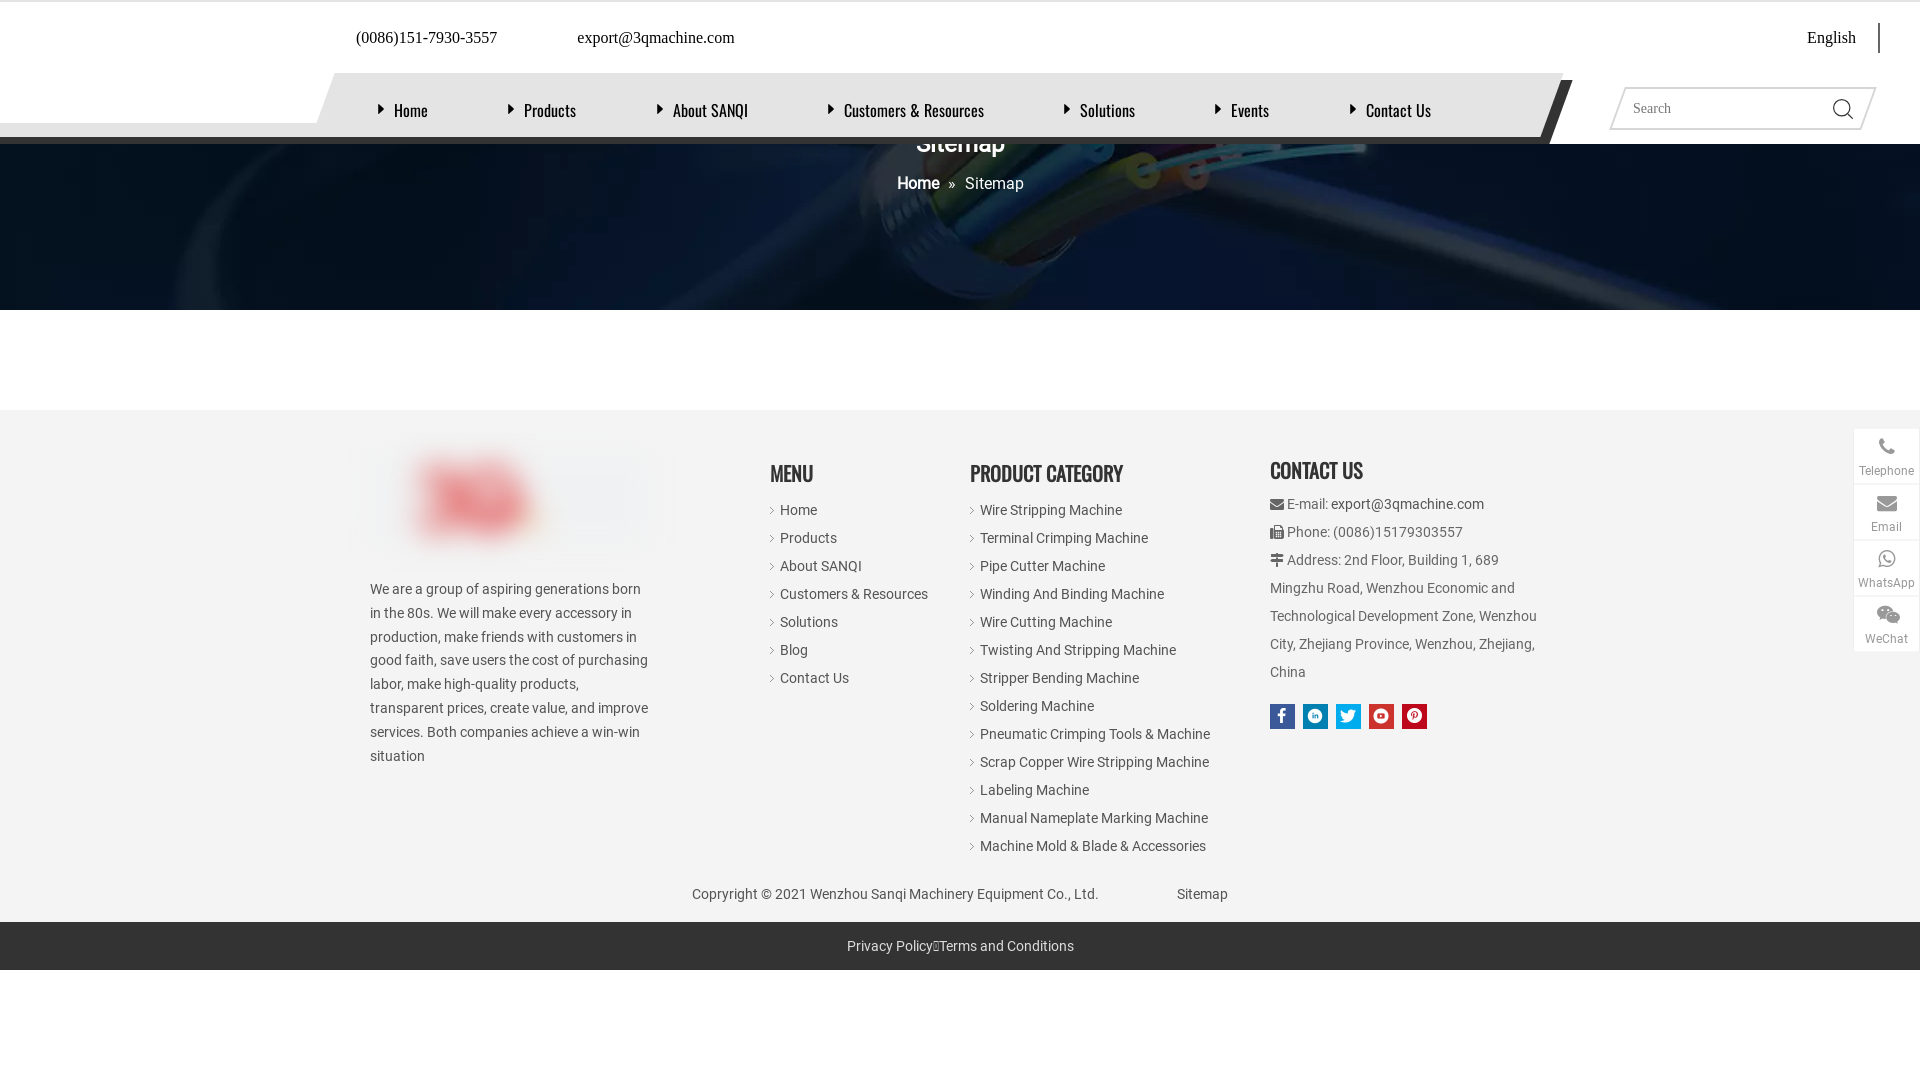  What do you see at coordinates (979, 536) in the screenshot?
I see `'Terminal Crimping Machine'` at bounding box center [979, 536].